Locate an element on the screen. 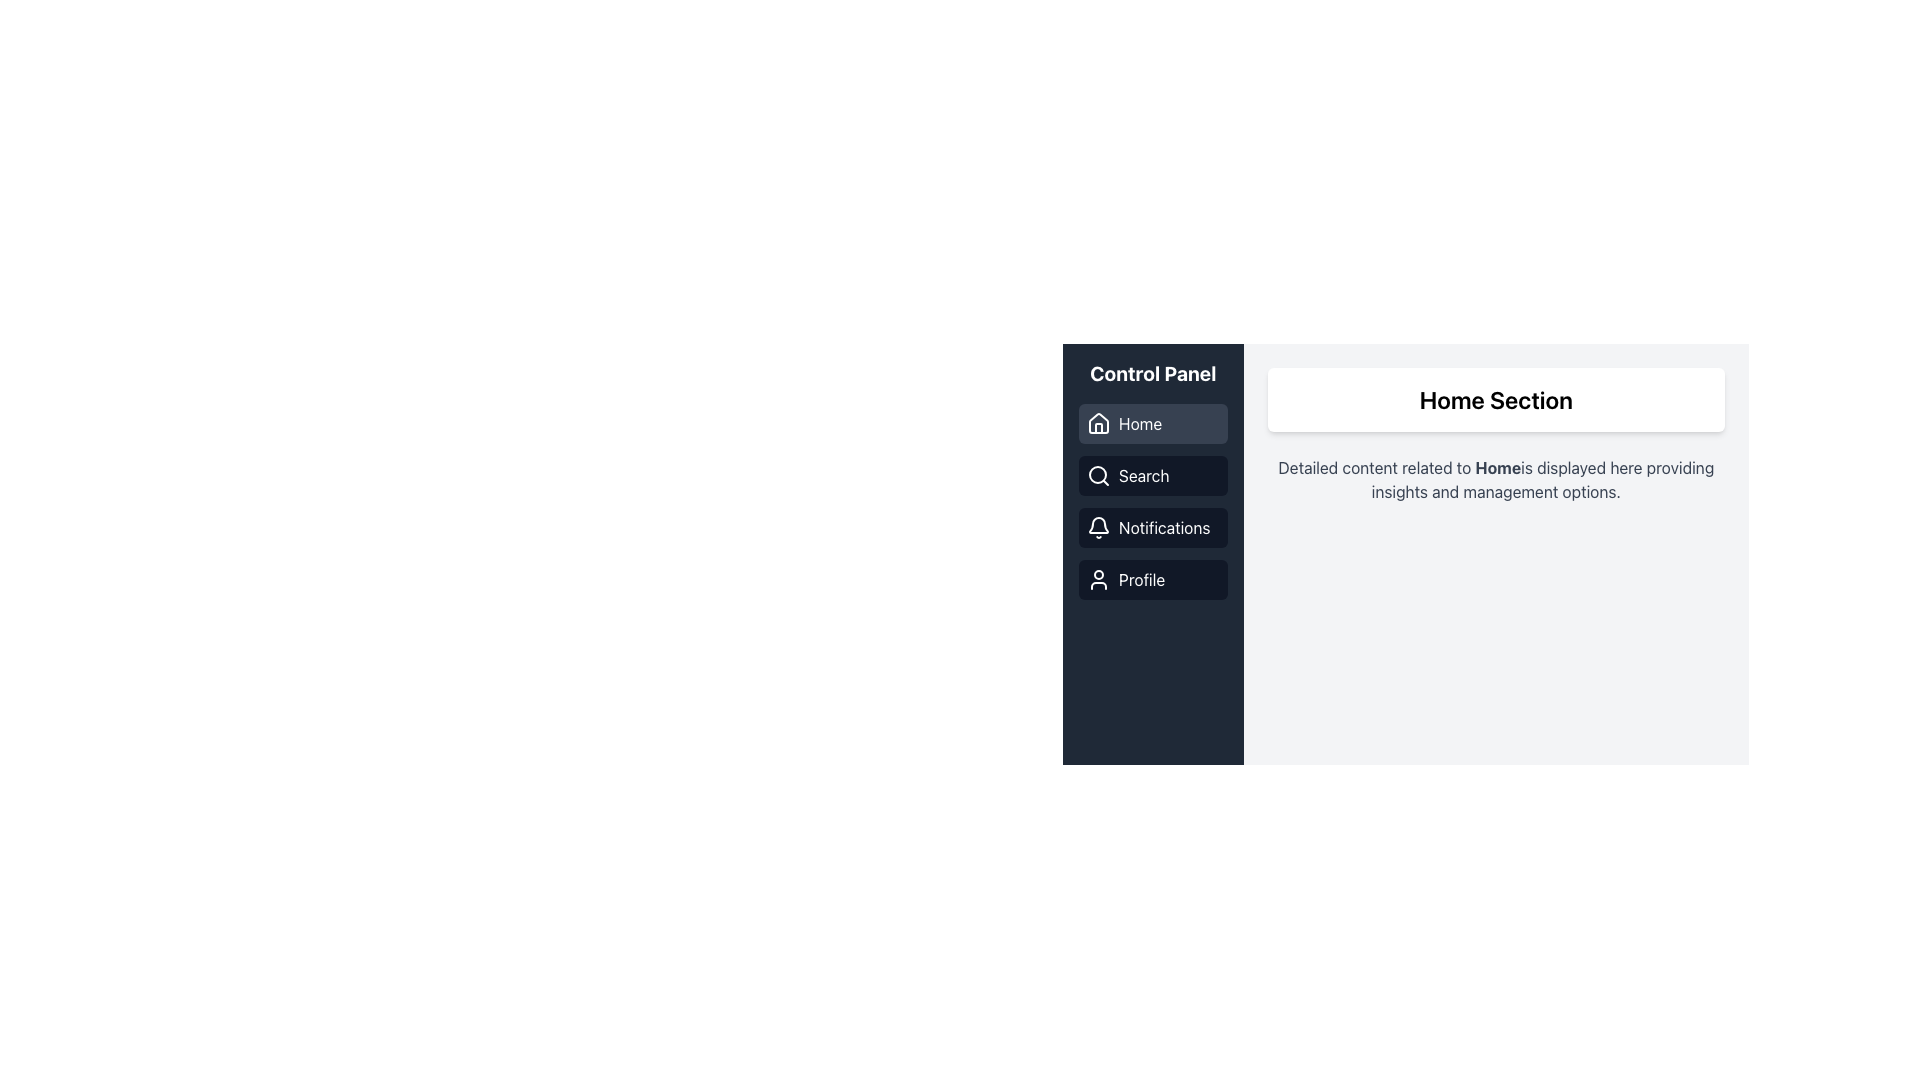 The width and height of the screenshot is (1920, 1080). the Notifications button in the Control Panel navigation menu is located at coordinates (1153, 527).